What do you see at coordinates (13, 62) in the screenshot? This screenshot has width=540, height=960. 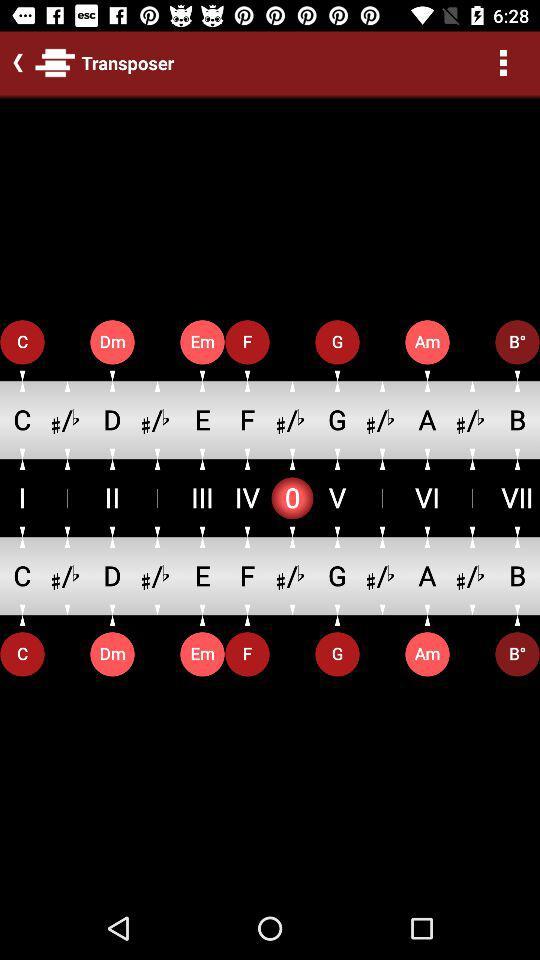 I see `the arrow_backward icon` at bounding box center [13, 62].